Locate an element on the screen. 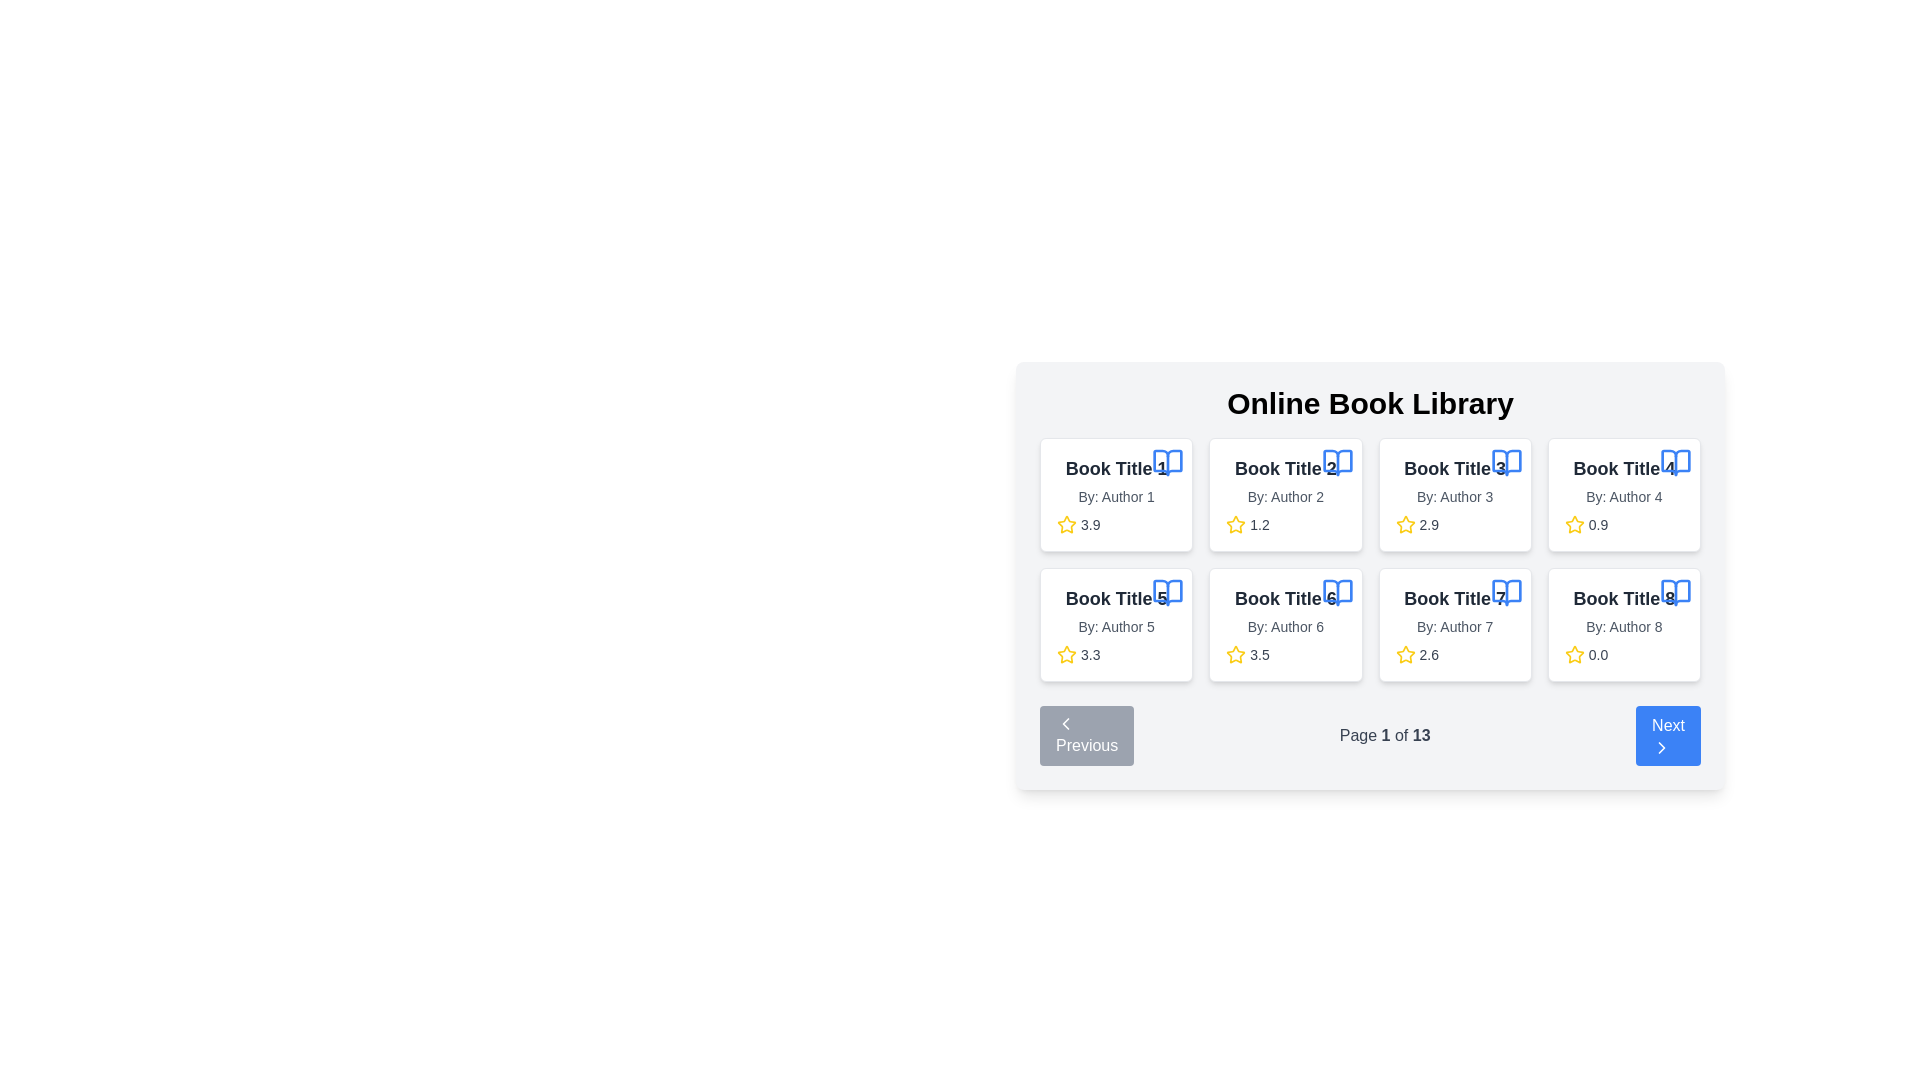  the SVG icon for navigating to the previous set of items, which is centrally aligned within the 'Previous' button at the bottom-left of the paging controls is located at coordinates (1064, 724).